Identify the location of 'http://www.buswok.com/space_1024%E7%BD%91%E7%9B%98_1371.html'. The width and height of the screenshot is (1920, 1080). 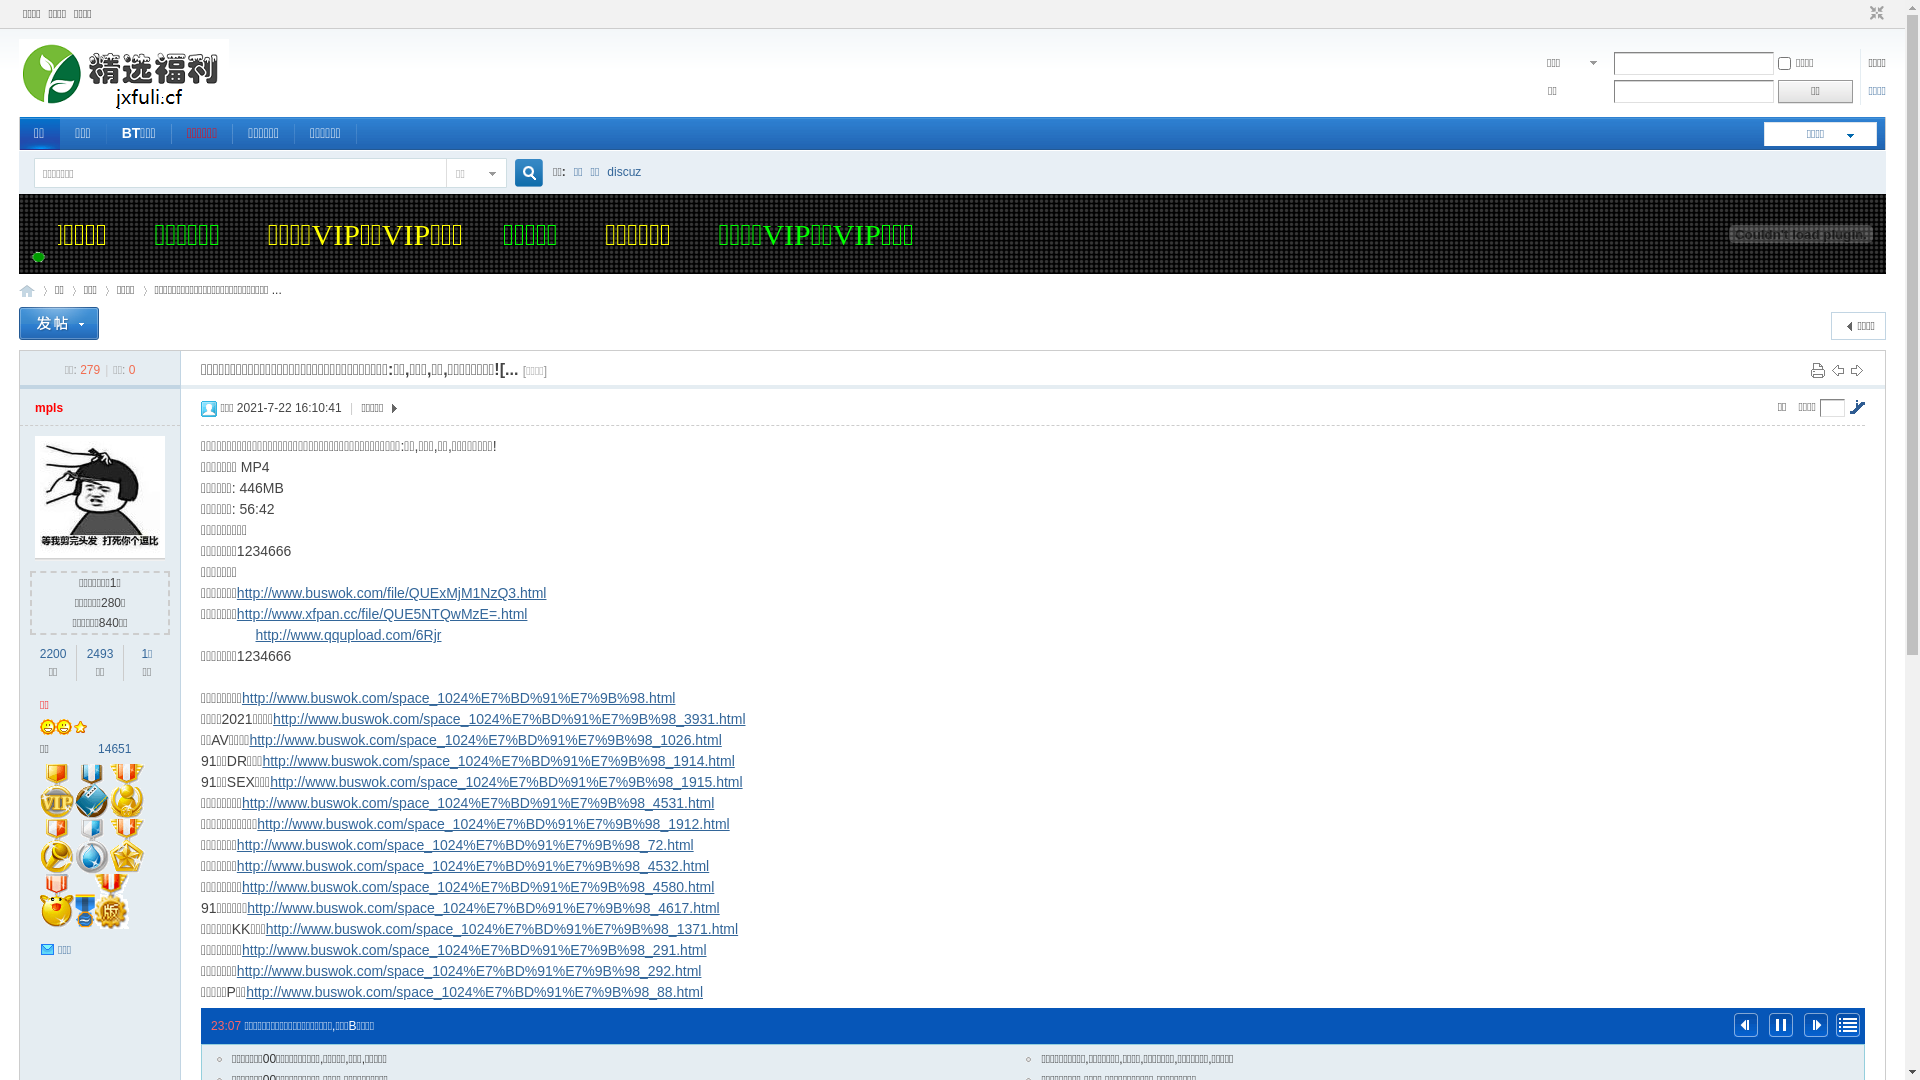
(502, 929).